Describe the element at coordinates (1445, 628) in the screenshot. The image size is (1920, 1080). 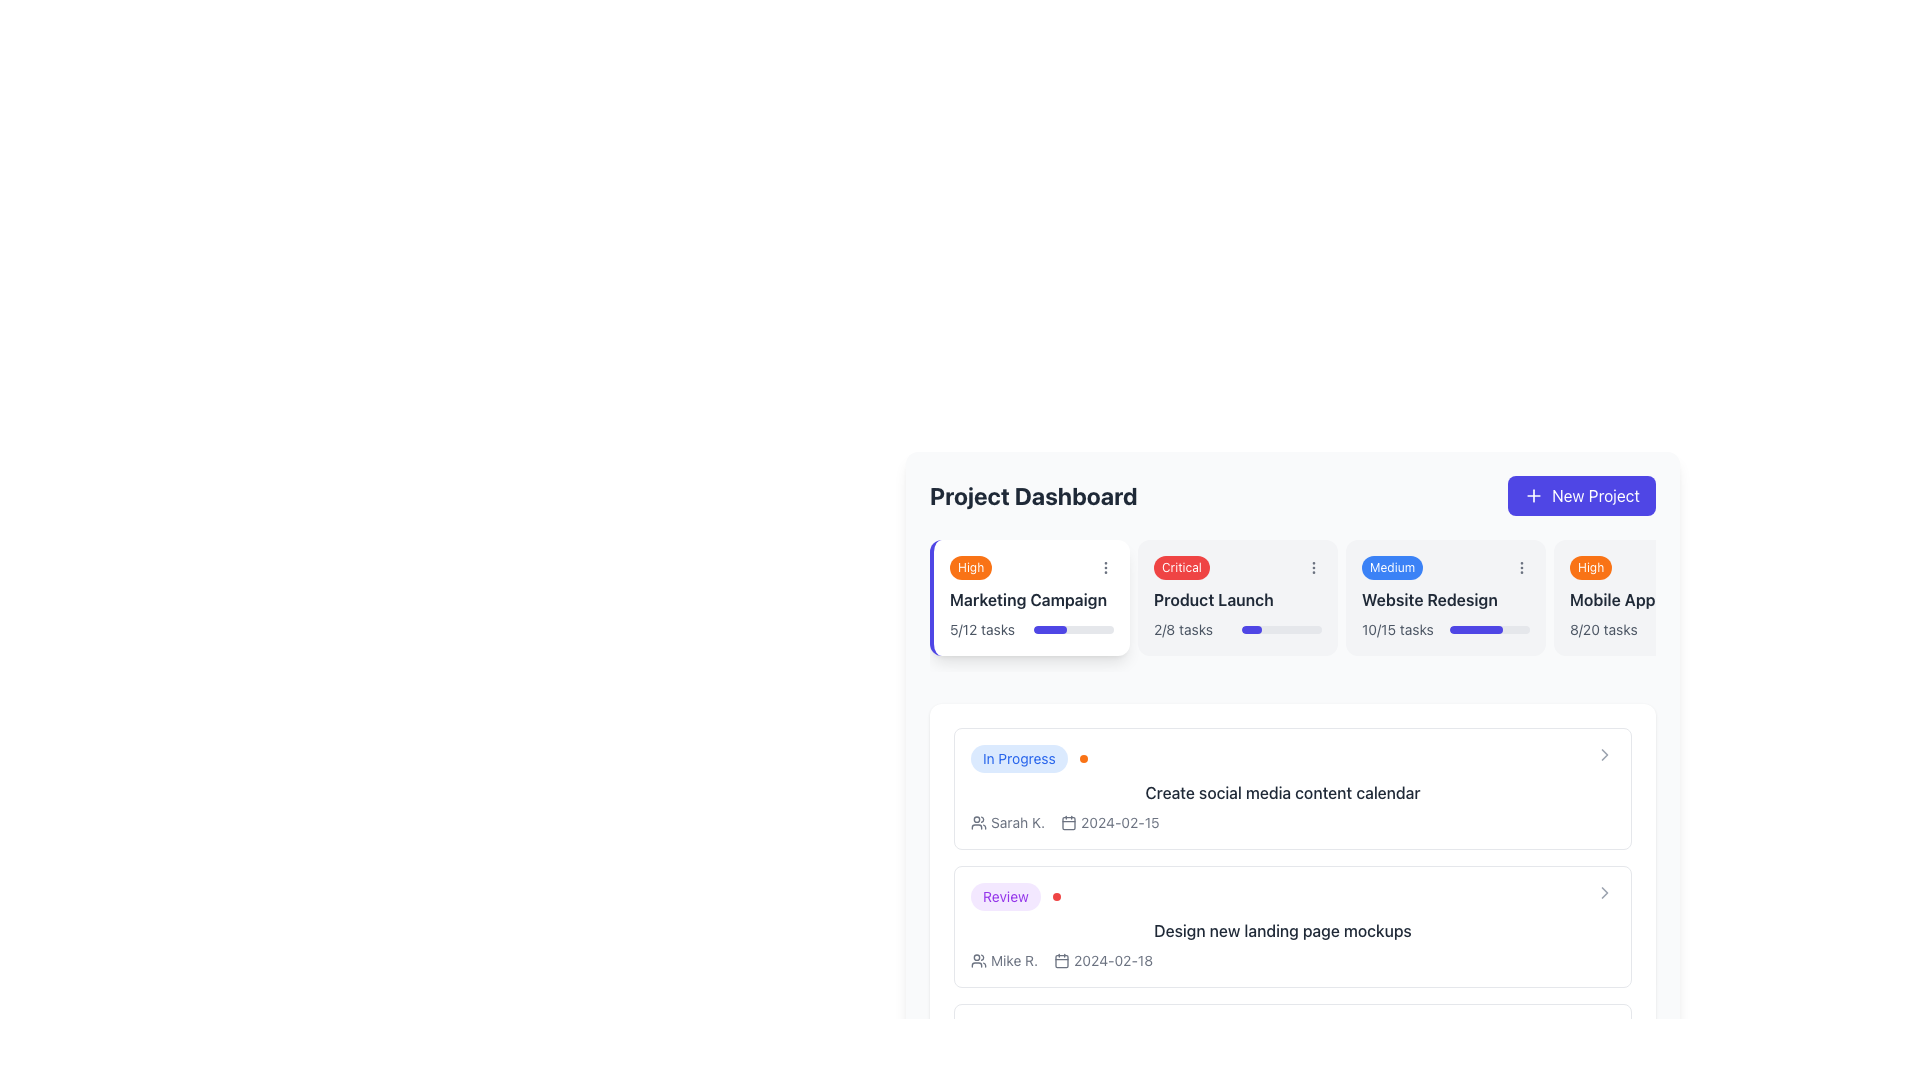
I see `text displayed on the Progress indicator showing '10/15 tasks', located at the bottom-right section of the 'Website Redesign' card` at that location.